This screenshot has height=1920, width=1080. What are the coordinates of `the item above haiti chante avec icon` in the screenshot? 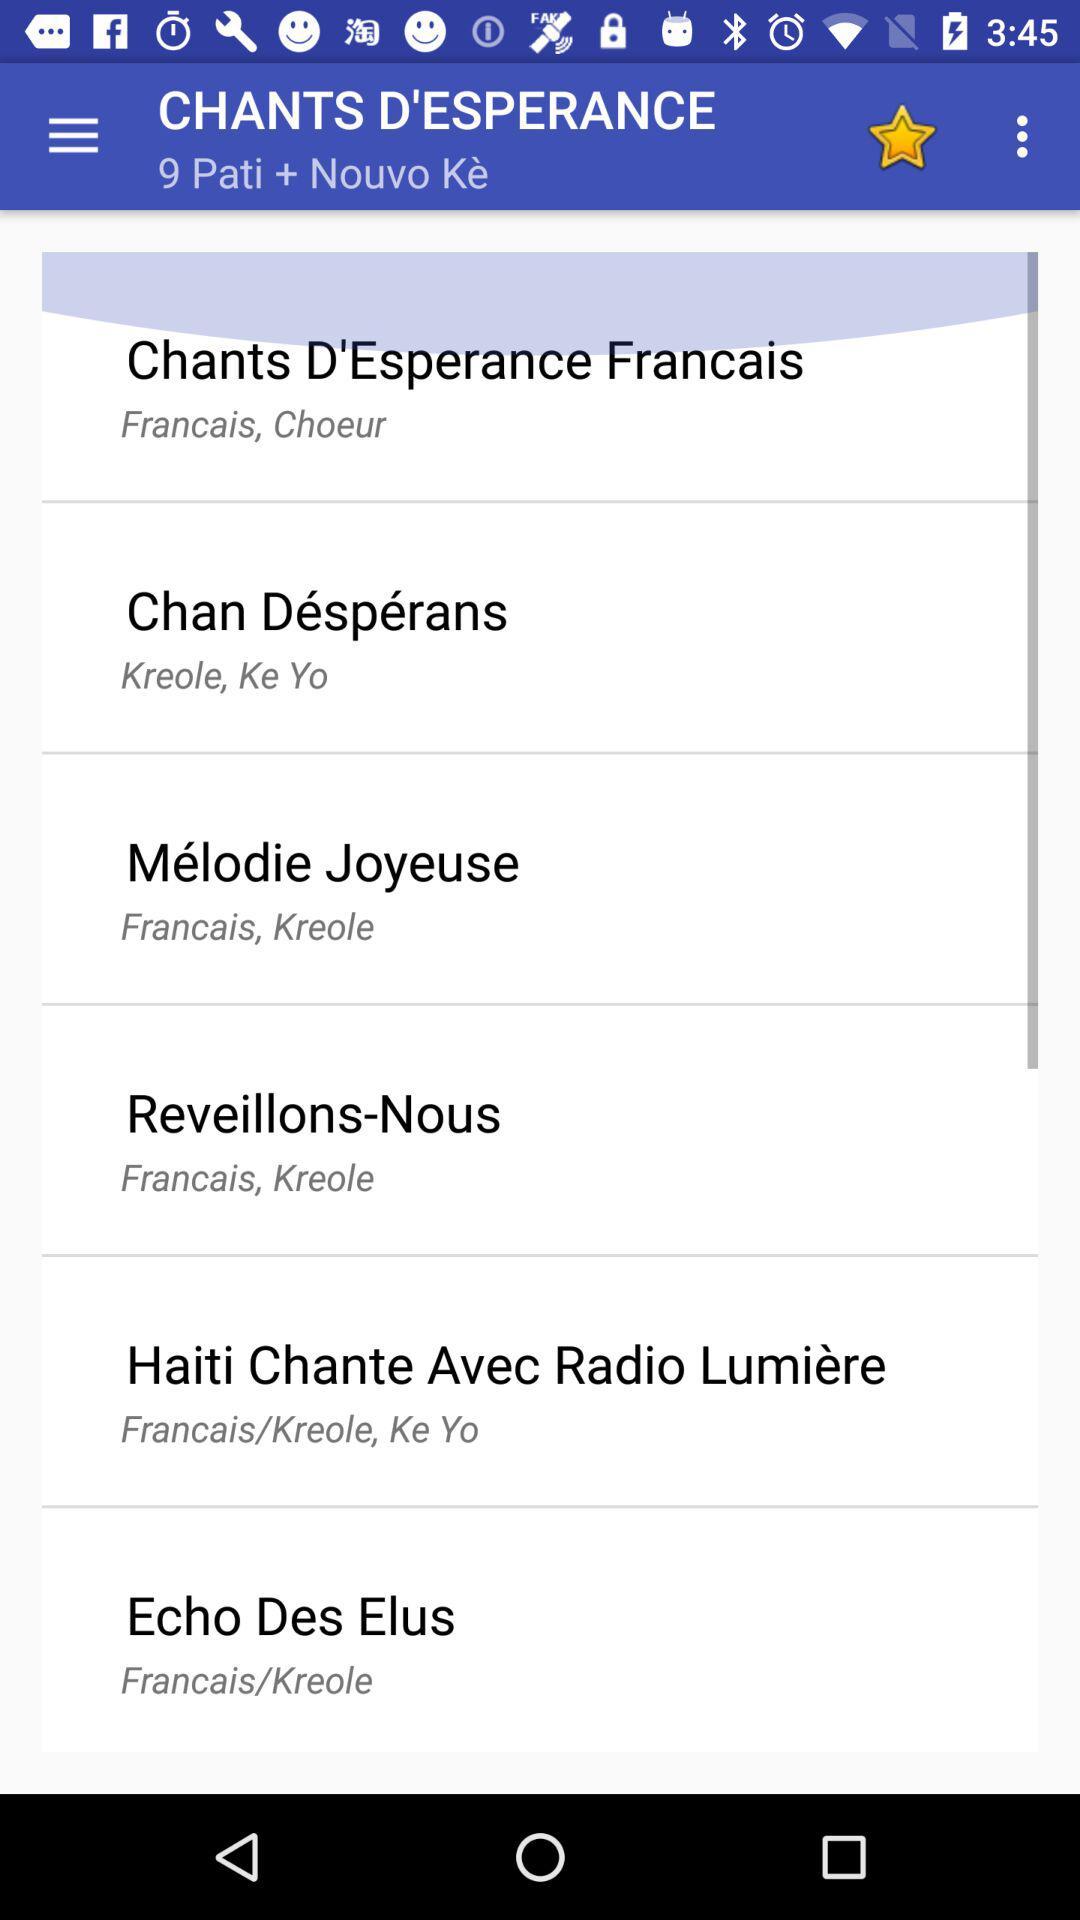 It's located at (901, 135).